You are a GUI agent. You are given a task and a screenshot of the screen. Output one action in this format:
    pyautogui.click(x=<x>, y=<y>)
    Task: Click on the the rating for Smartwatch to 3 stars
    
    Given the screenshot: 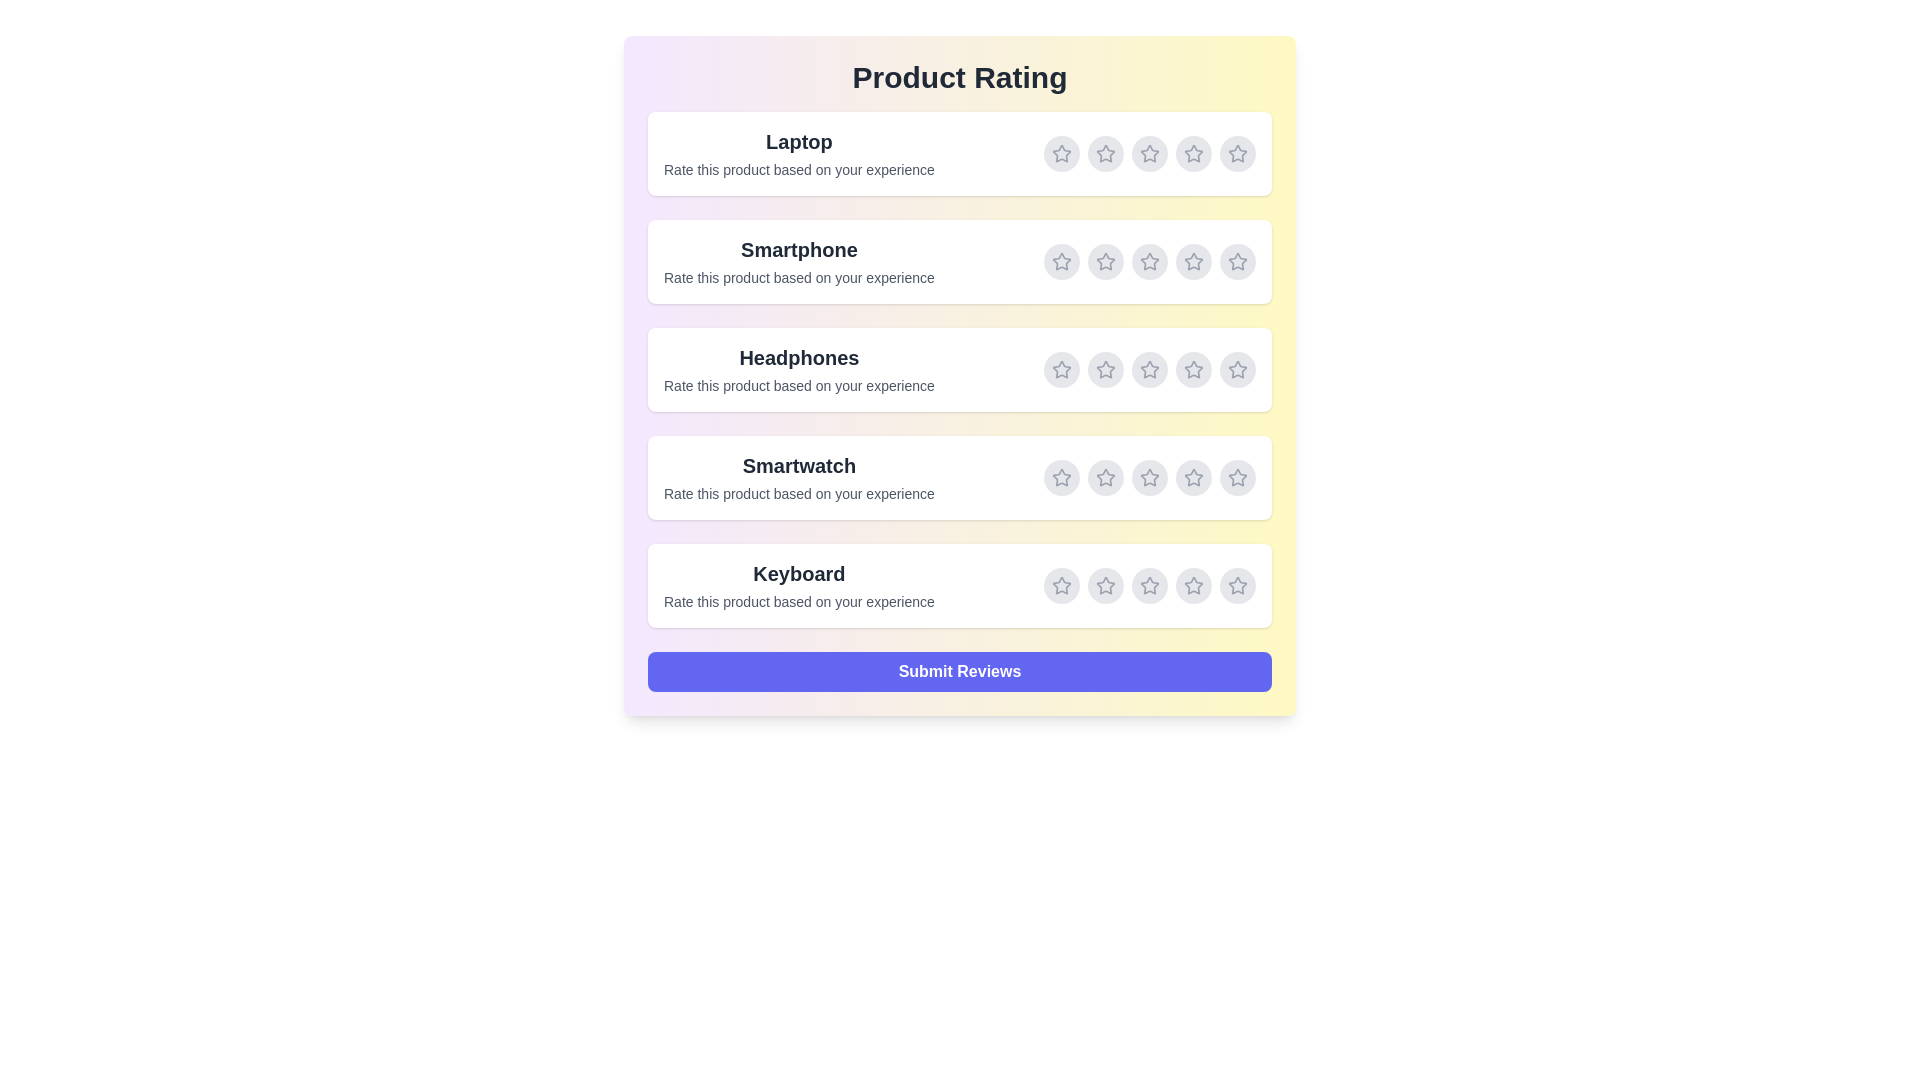 What is the action you would take?
    pyautogui.click(x=1150, y=478)
    